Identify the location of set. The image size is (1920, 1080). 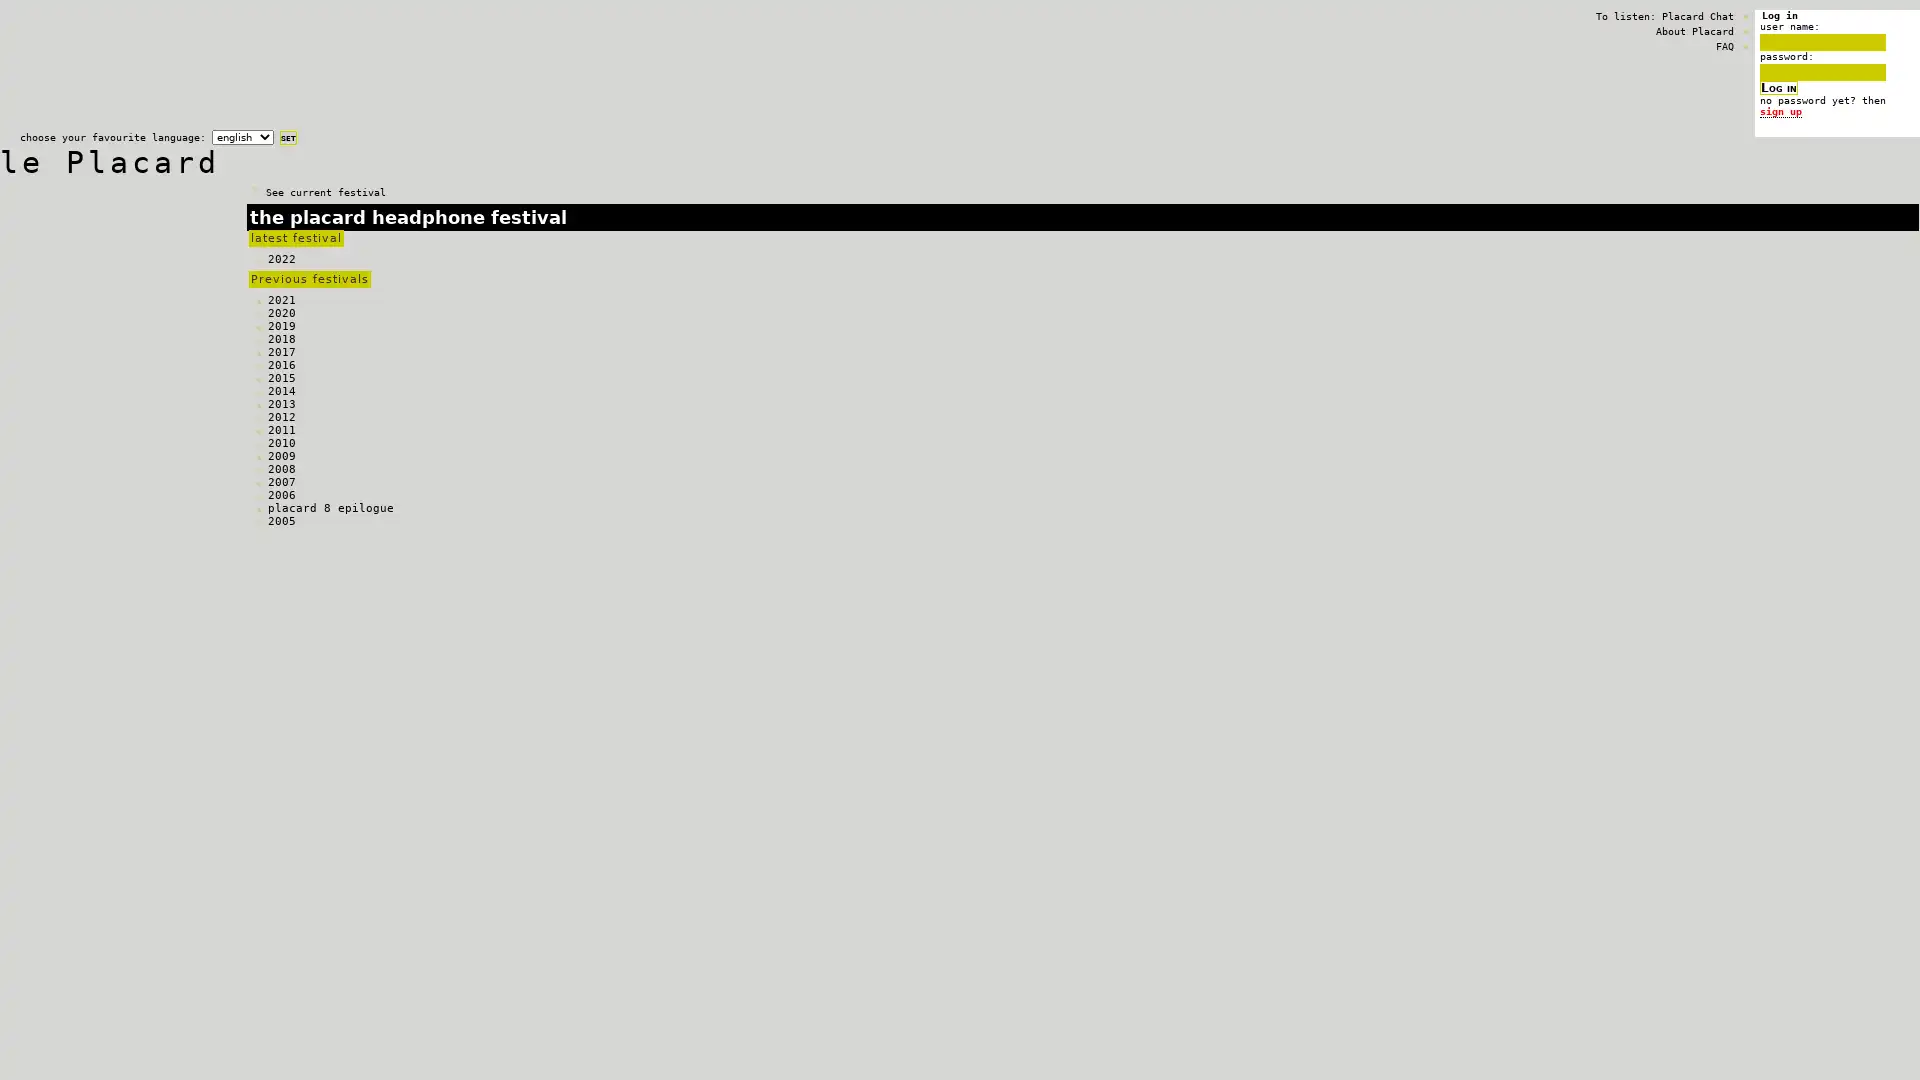
(287, 137).